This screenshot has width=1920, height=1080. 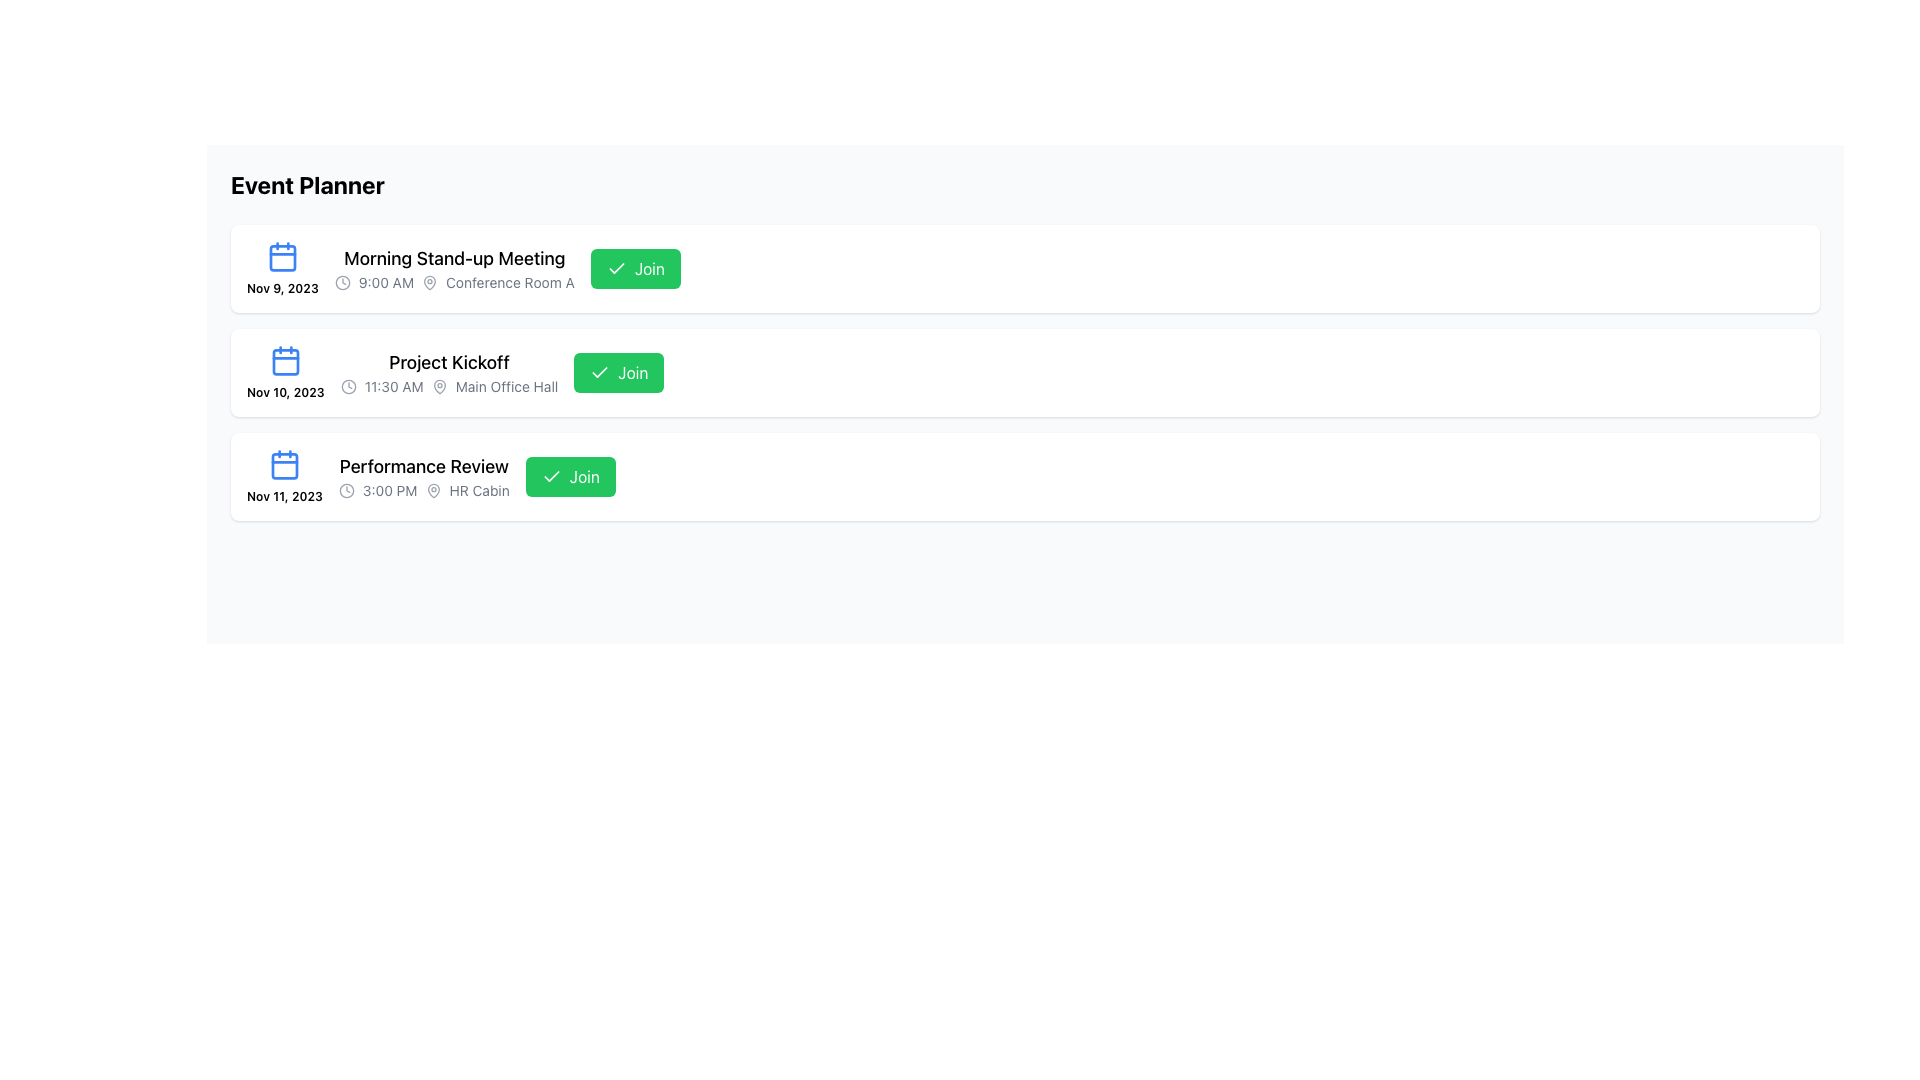 I want to click on information provided in the Text with Icons element located directly below the 'Morning Stand-up Meeting' text, which contains details about the scheduled time and location for a meeting or event, so click(x=453, y=282).